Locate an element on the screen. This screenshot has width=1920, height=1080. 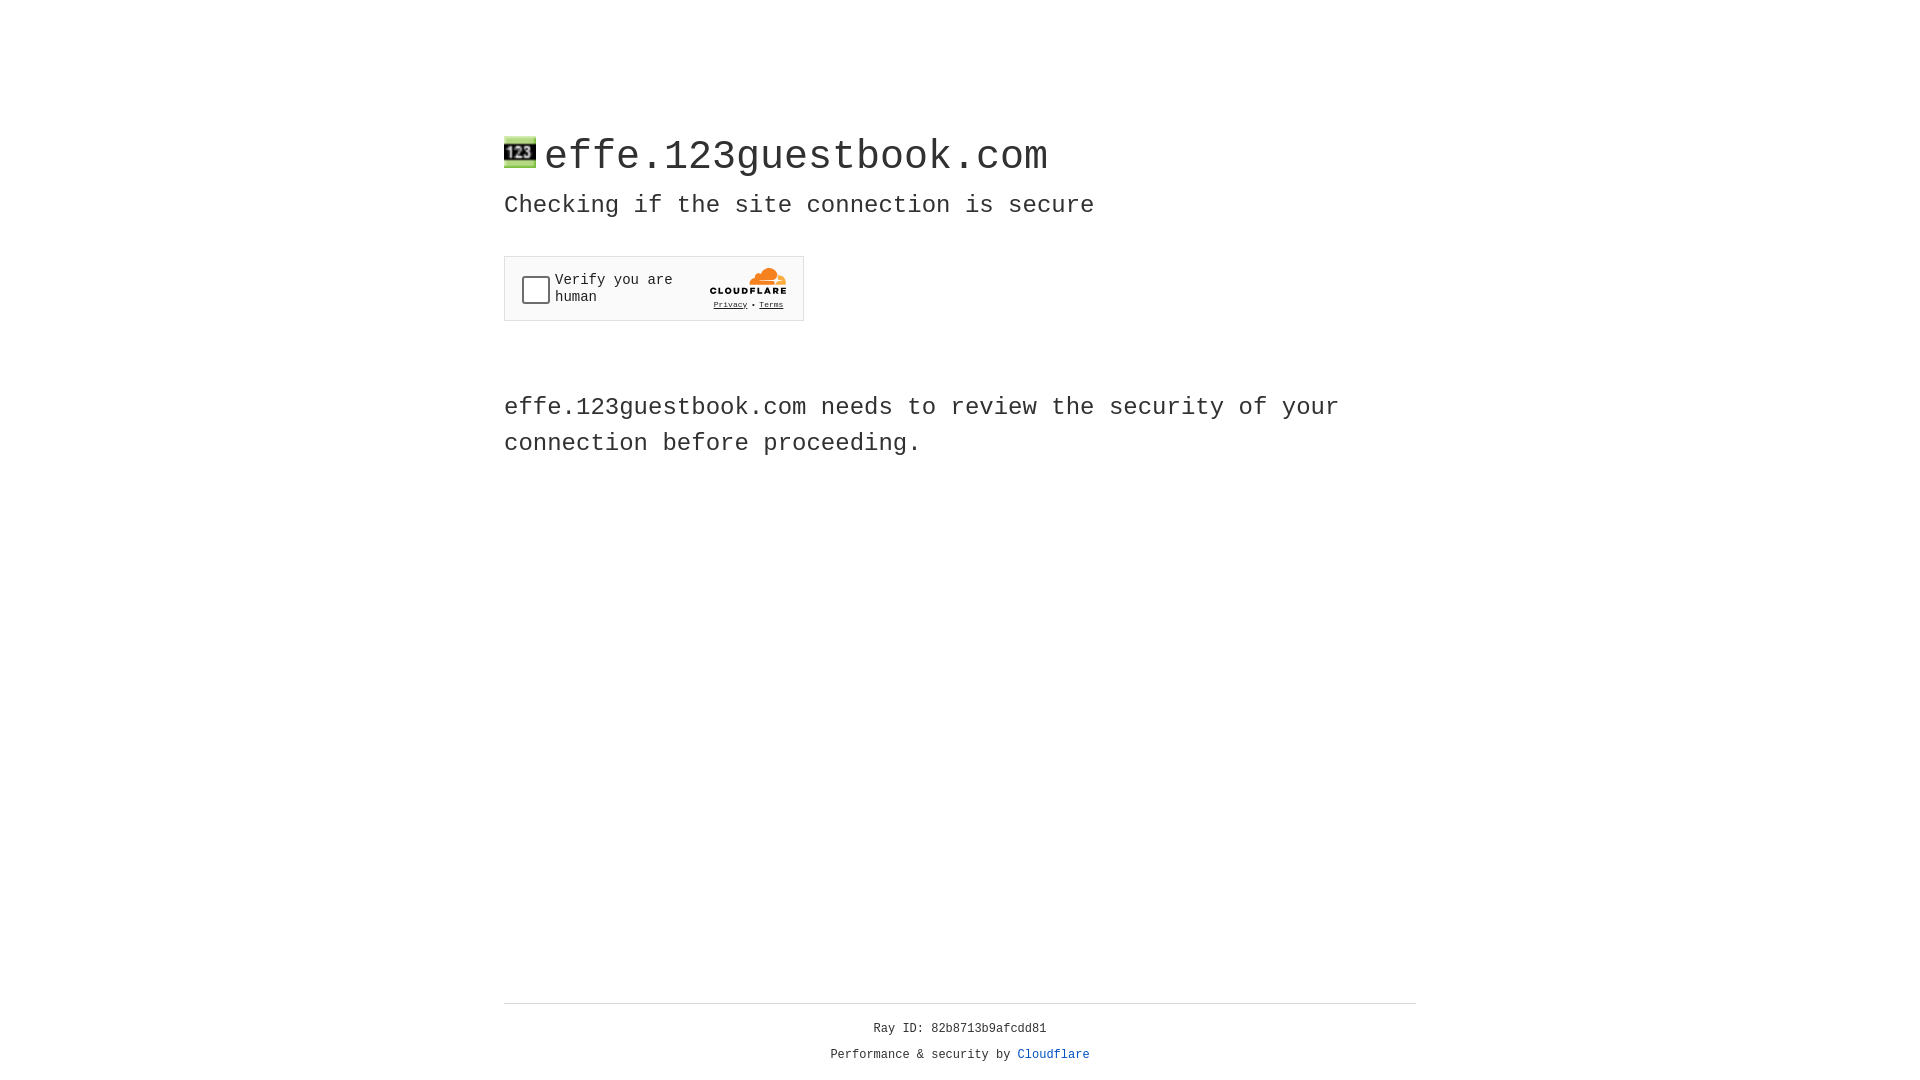
'Widget containing a Cloudflare security challenge' is located at coordinates (653, 288).